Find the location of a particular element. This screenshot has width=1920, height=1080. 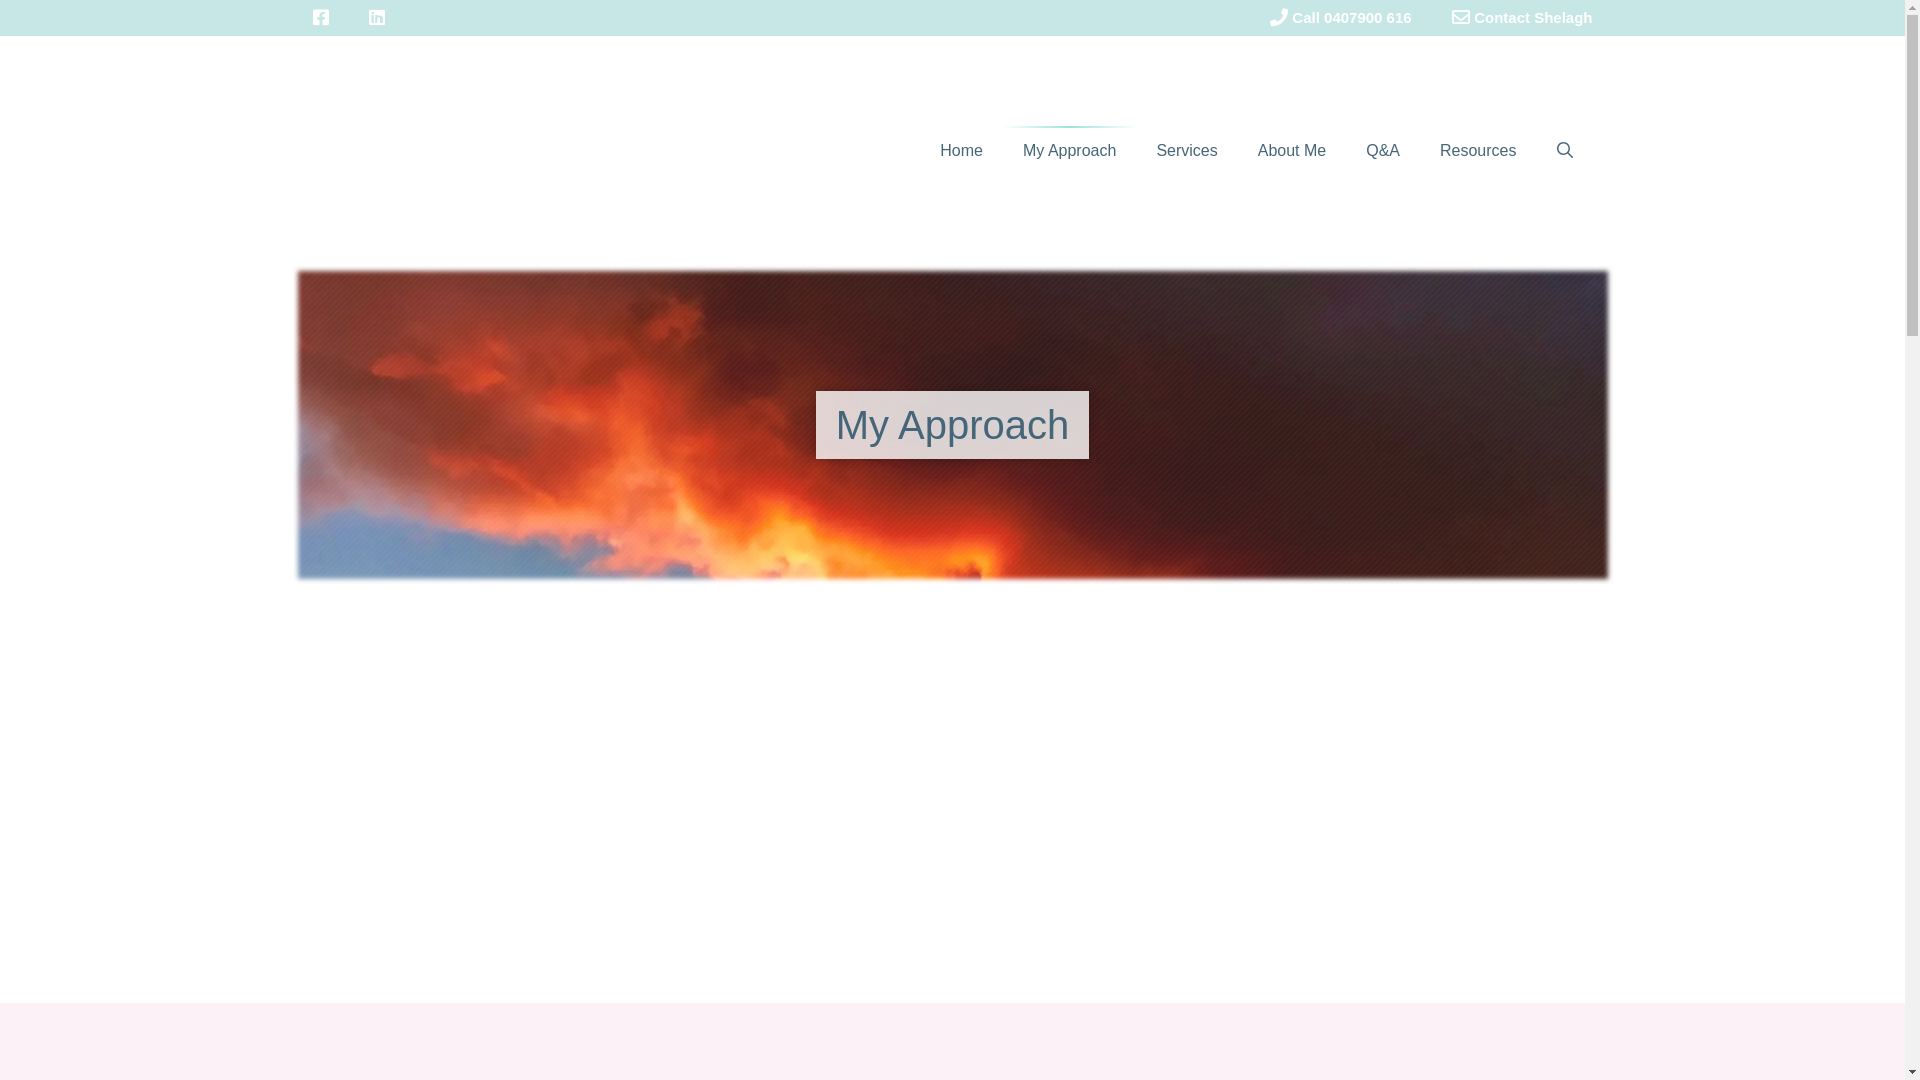

'My Approach' is located at coordinates (1068, 149).